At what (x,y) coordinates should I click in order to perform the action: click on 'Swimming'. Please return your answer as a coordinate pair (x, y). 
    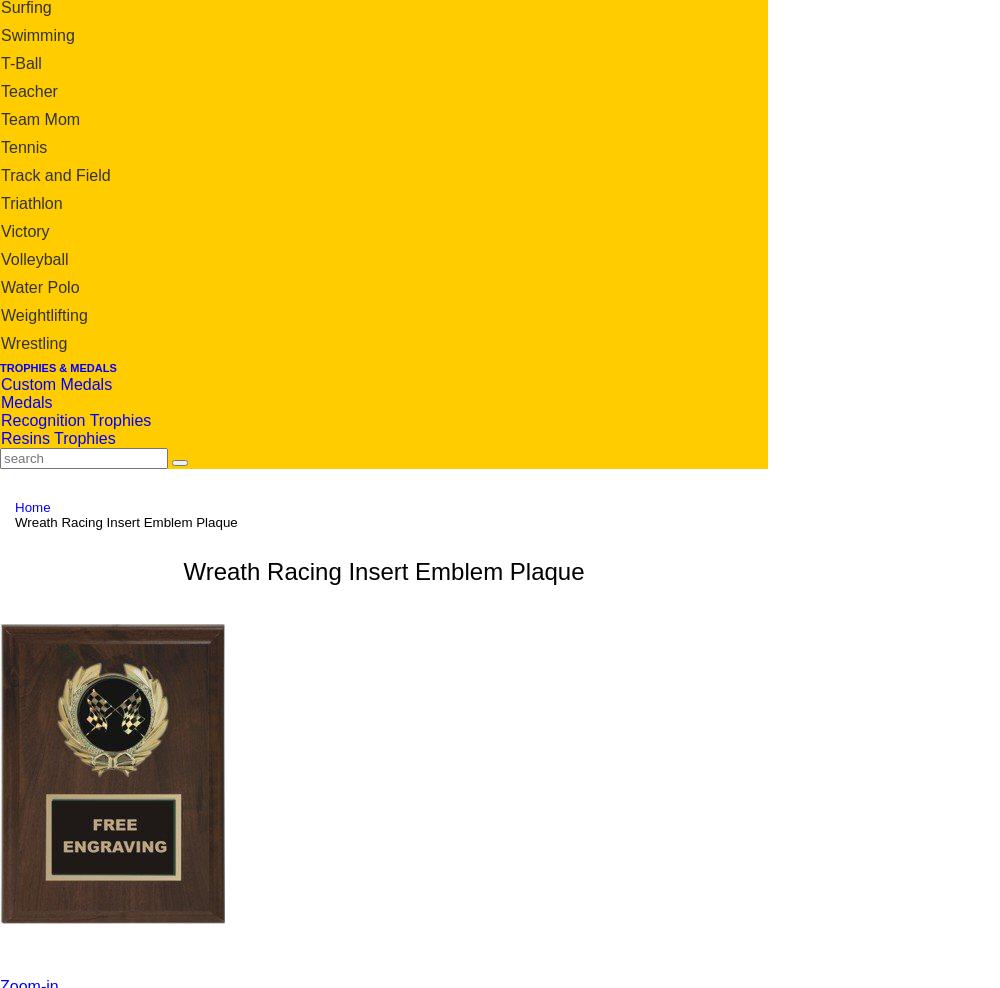
    Looking at the image, I should click on (37, 33).